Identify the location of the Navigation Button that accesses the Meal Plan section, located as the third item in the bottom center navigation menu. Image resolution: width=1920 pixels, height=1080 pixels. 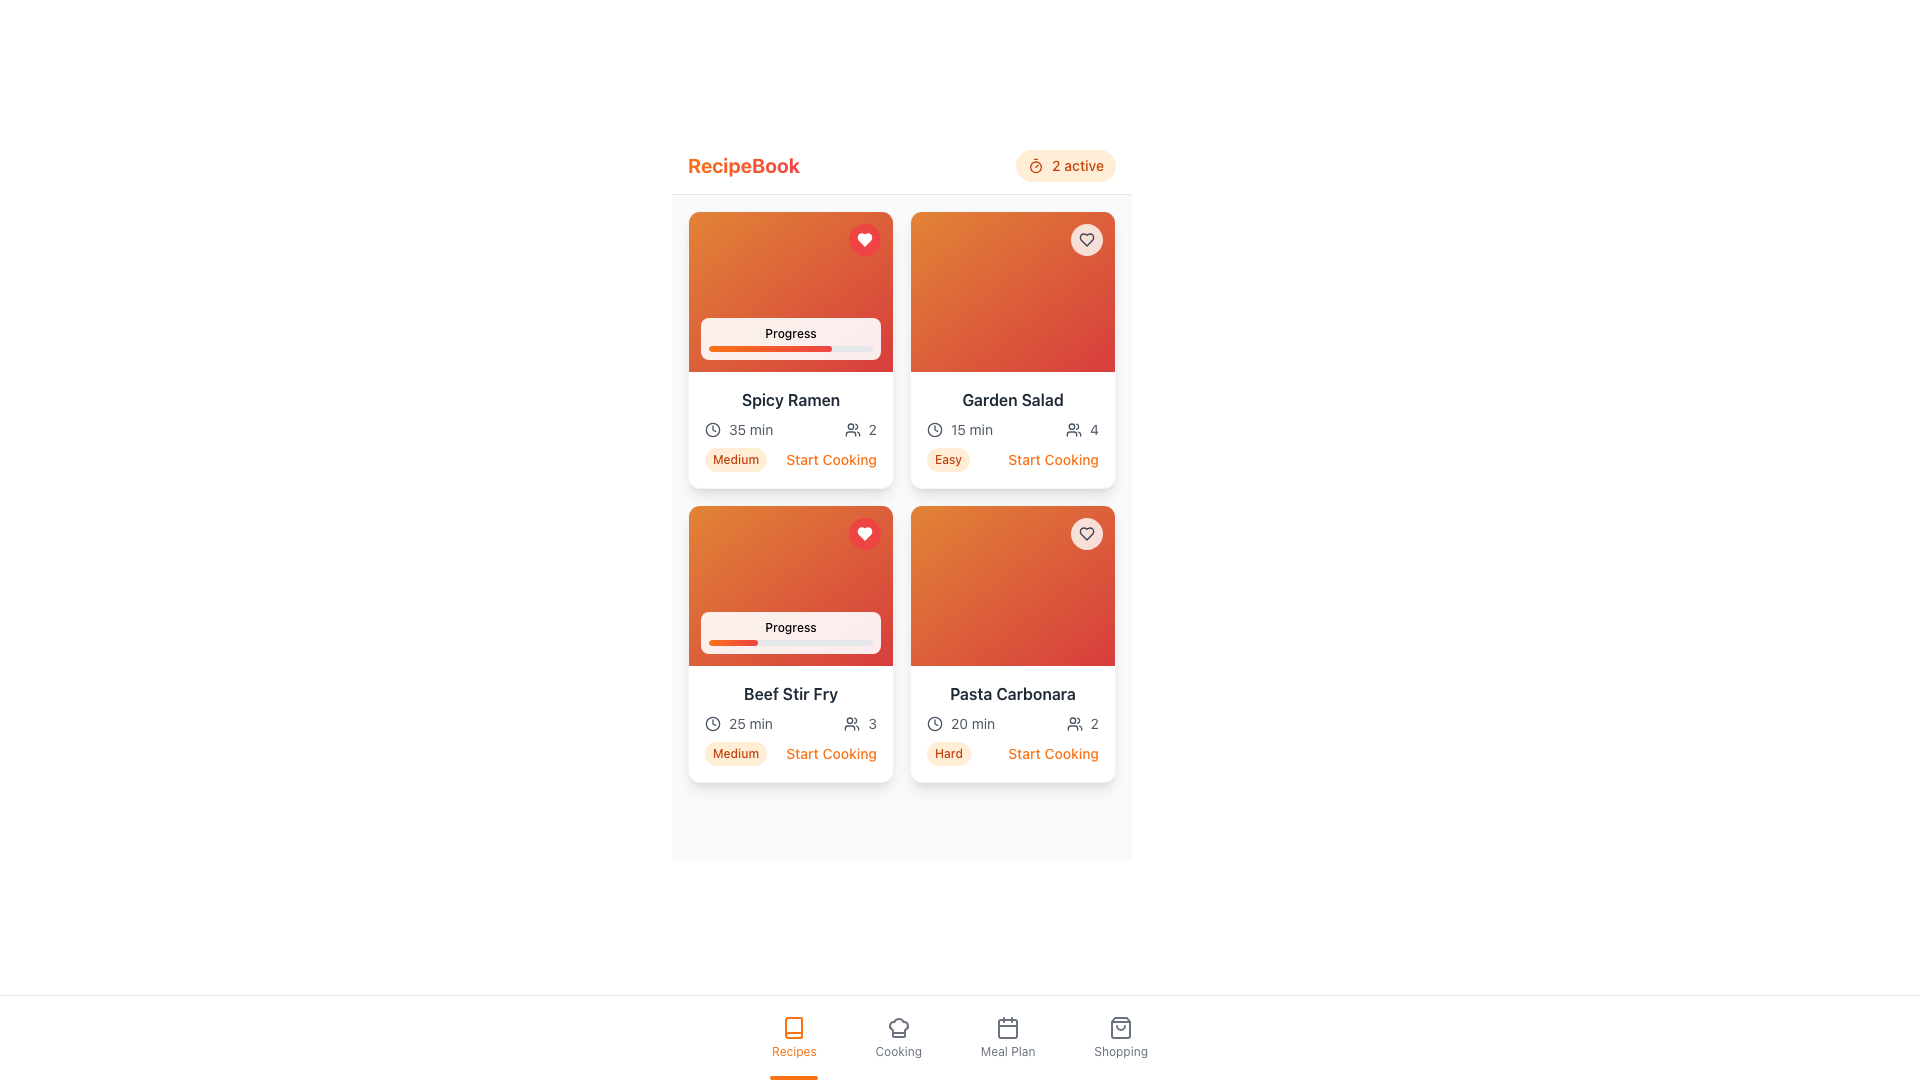
(960, 1036).